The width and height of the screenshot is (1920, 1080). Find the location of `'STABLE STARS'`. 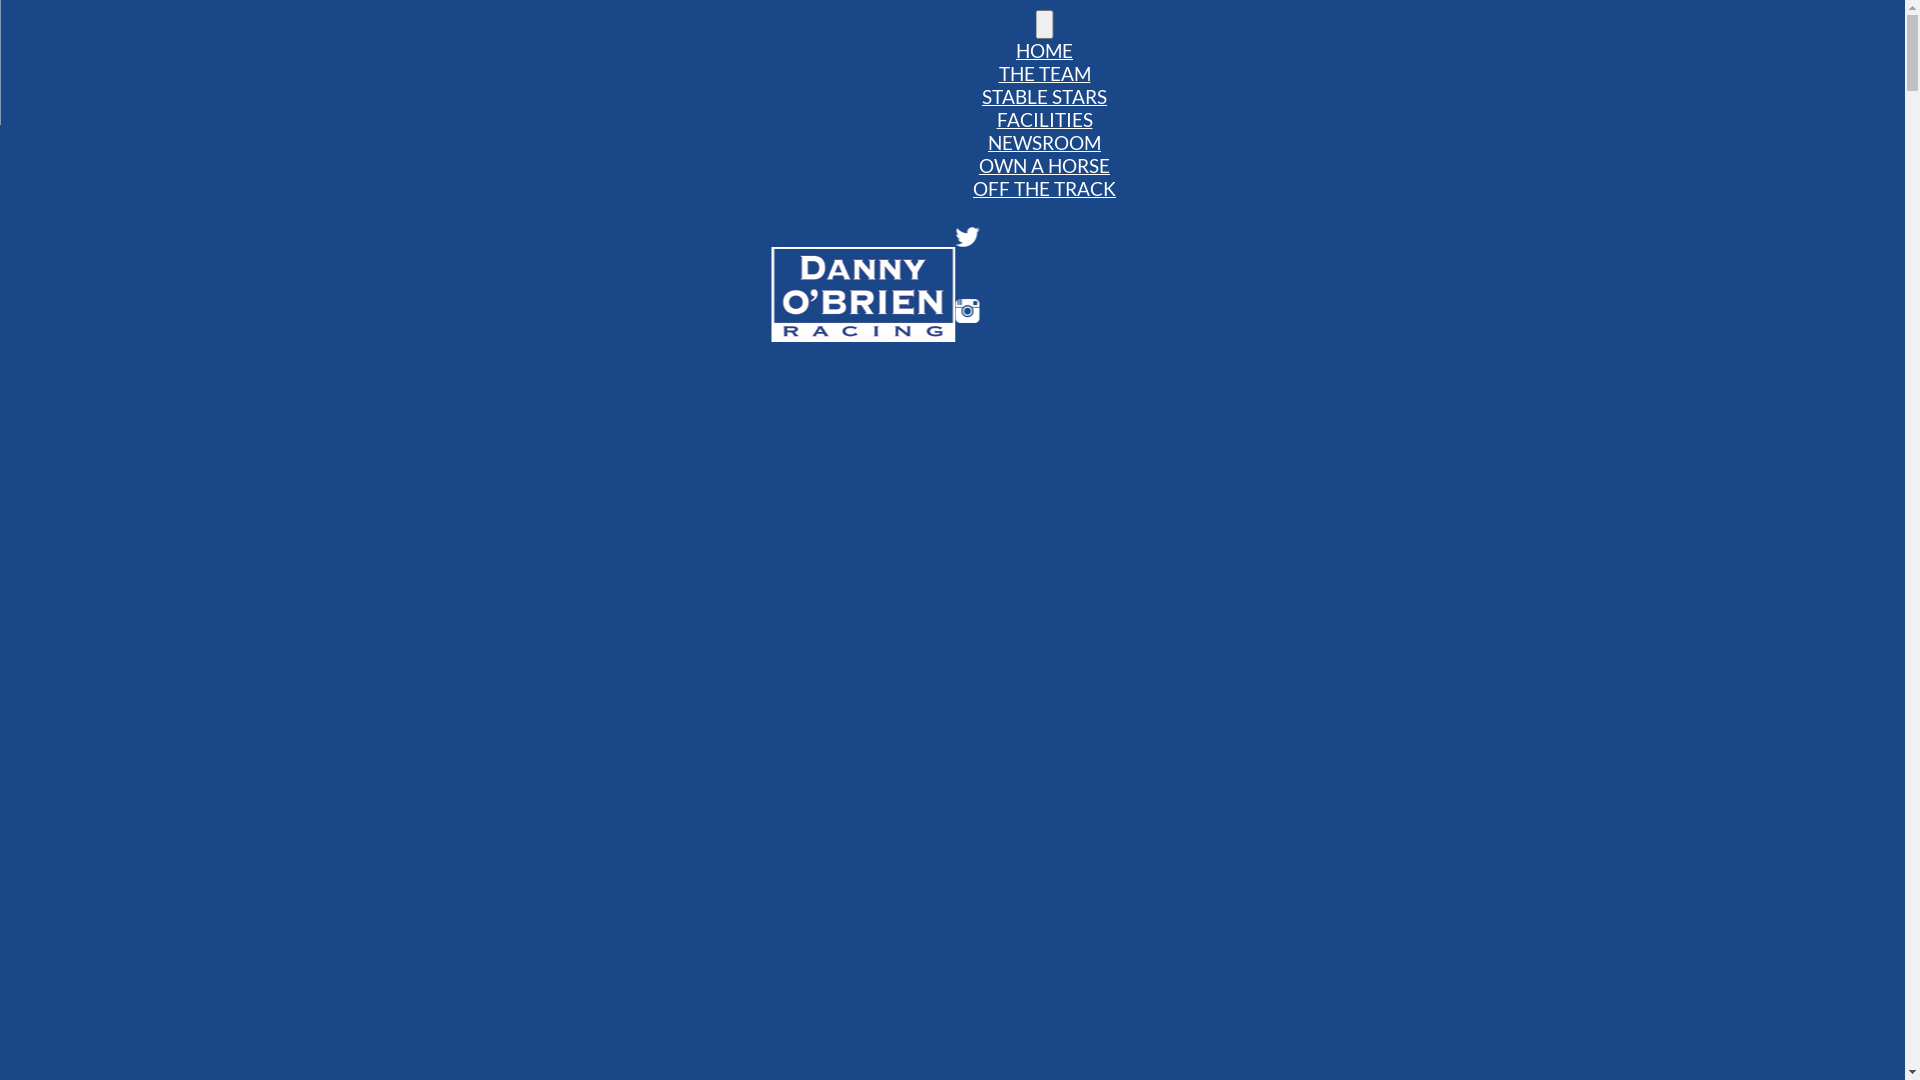

'STABLE STARS' is located at coordinates (974, 96).